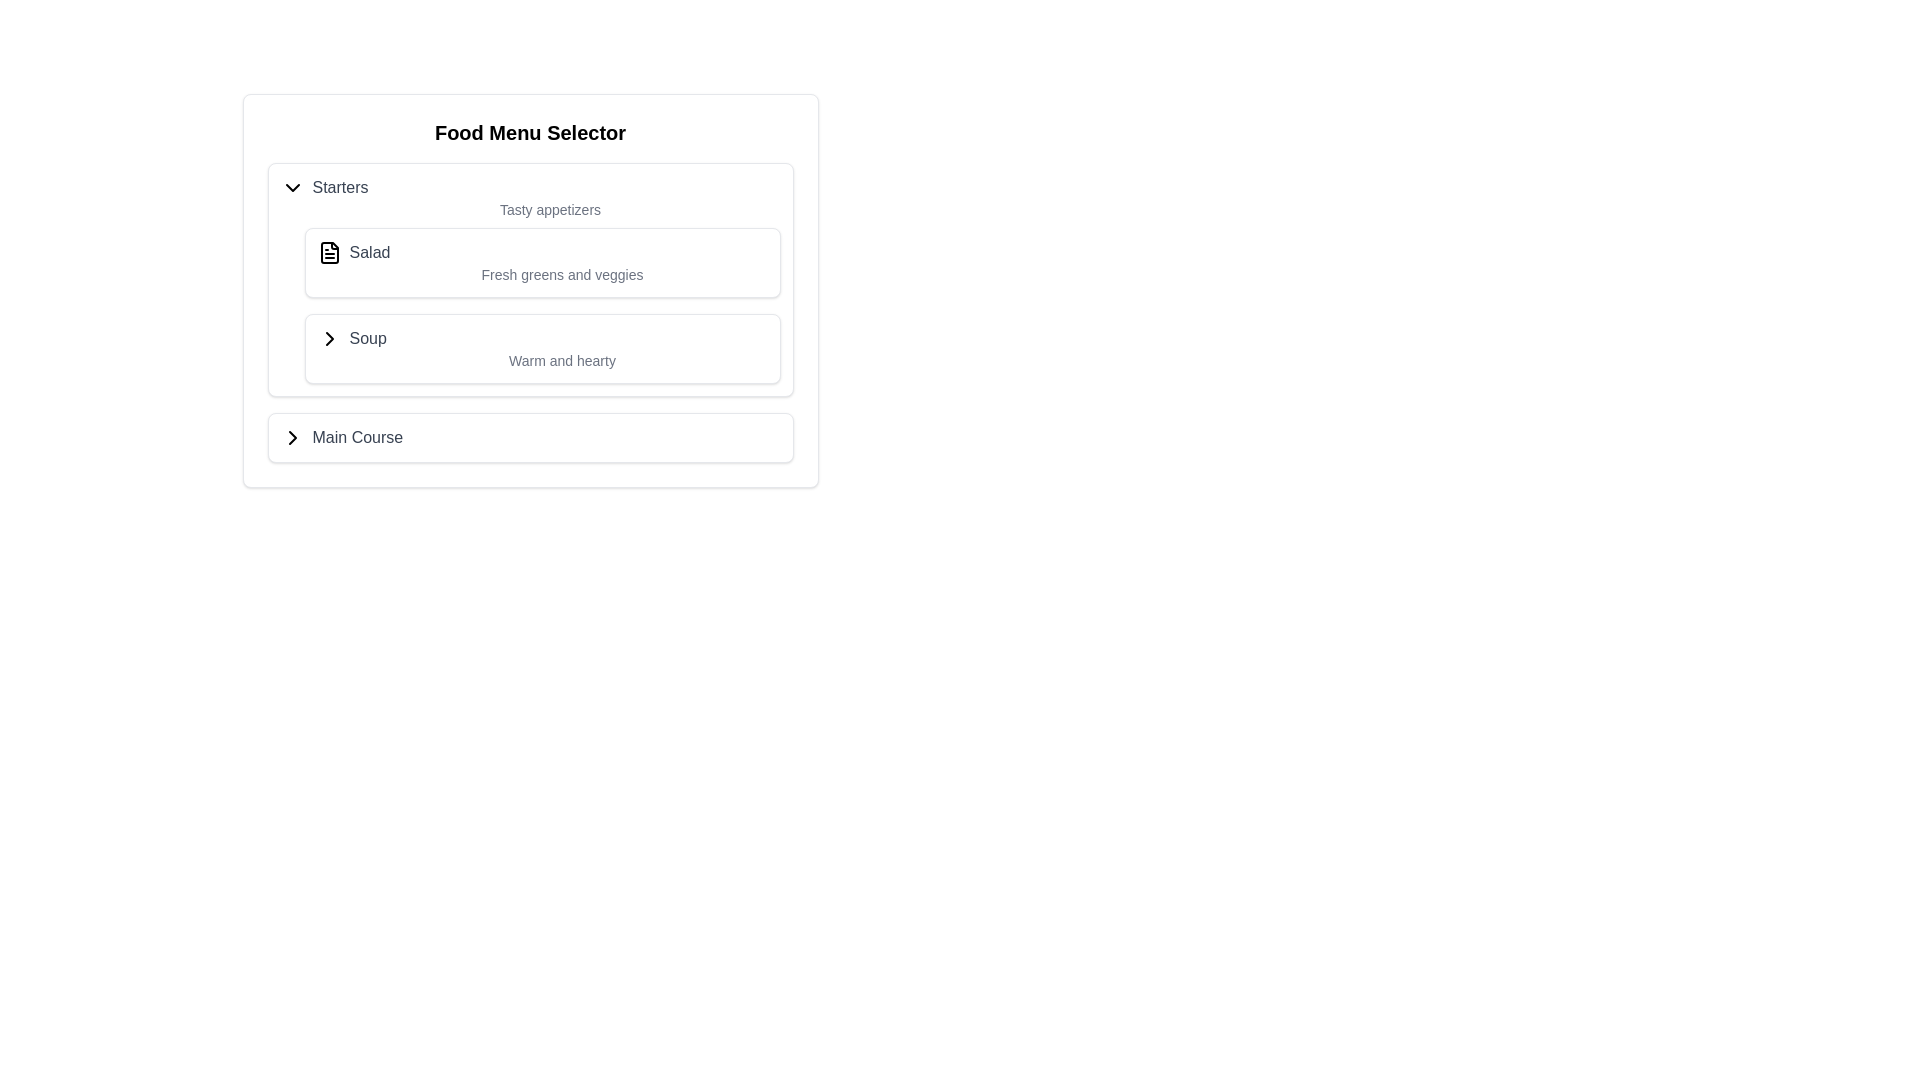 The image size is (1920, 1080). I want to click on the document icon with a minimalist outline located to the left of the 'Salad' text in the 'Food Menu Selector', so click(329, 252).